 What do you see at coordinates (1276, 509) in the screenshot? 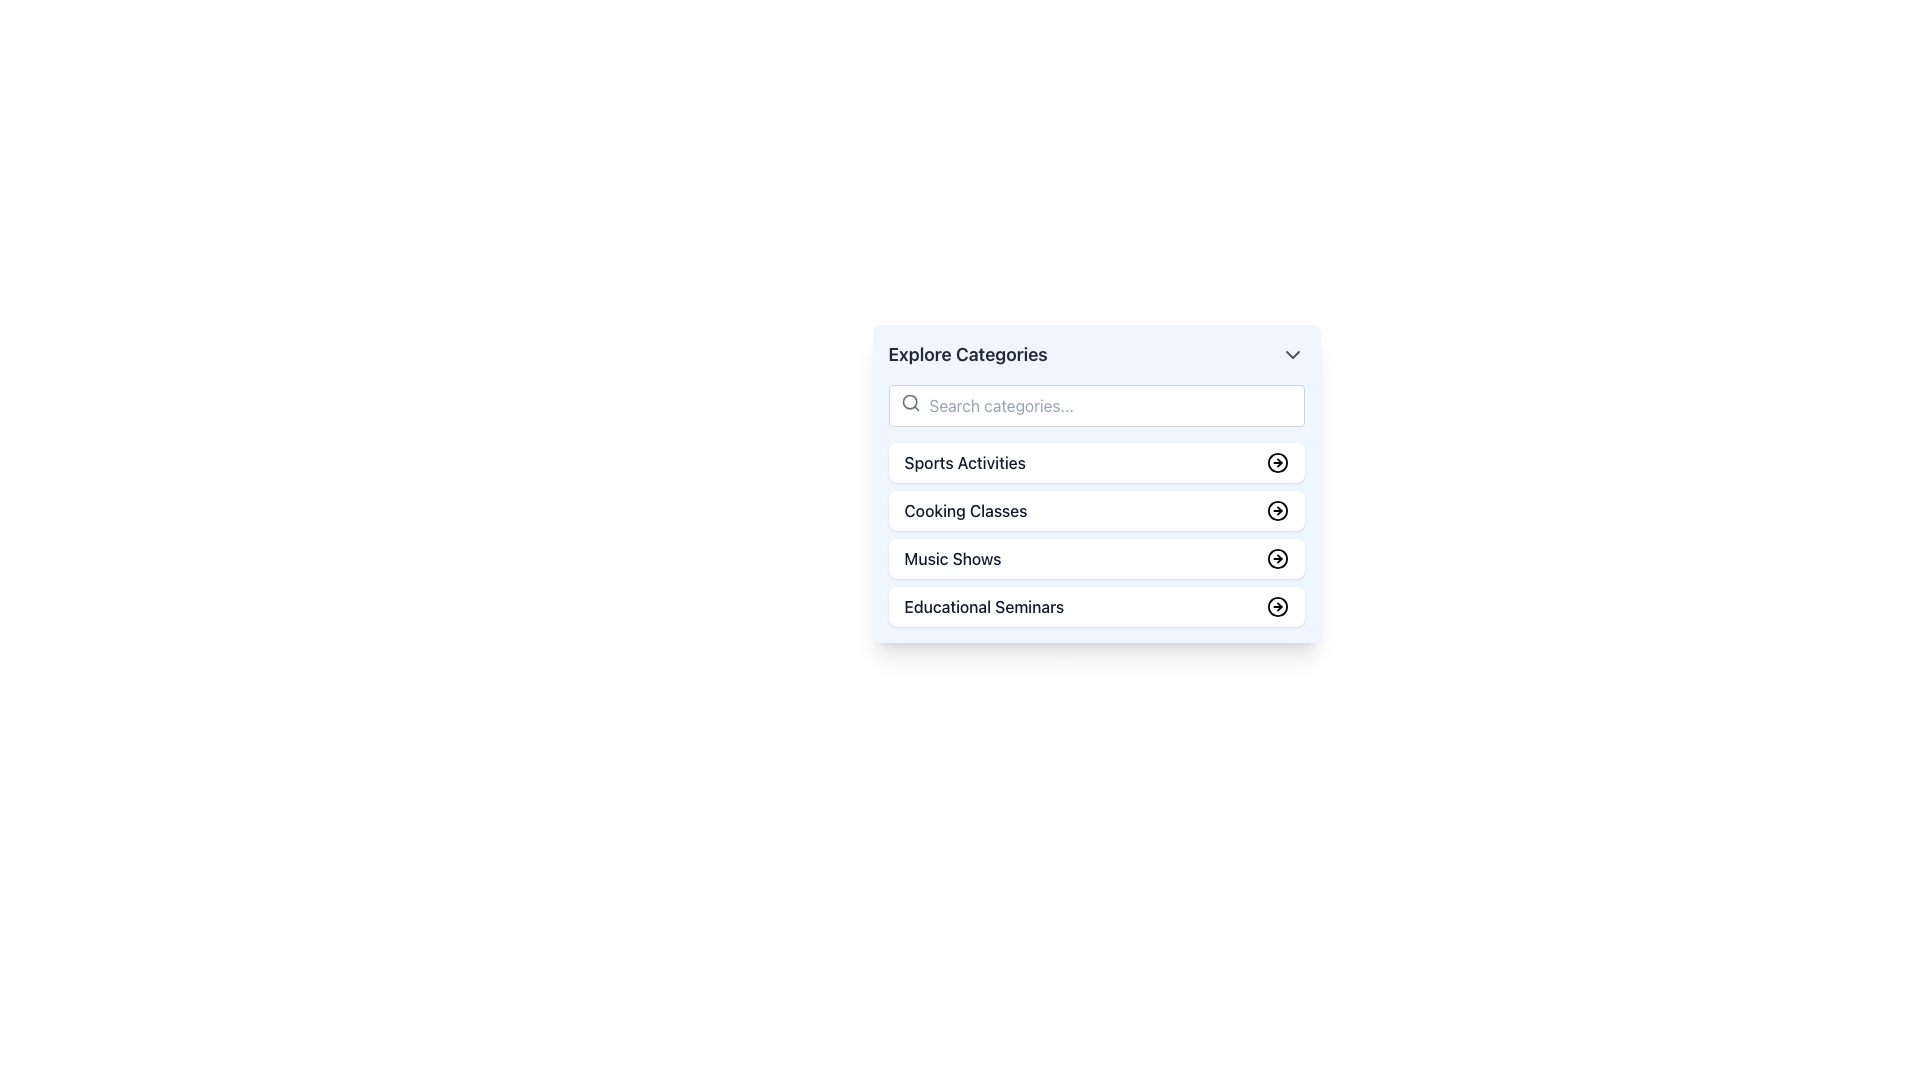
I see `the icon button located on the right side of the 'Cooking Classes' list item` at bounding box center [1276, 509].